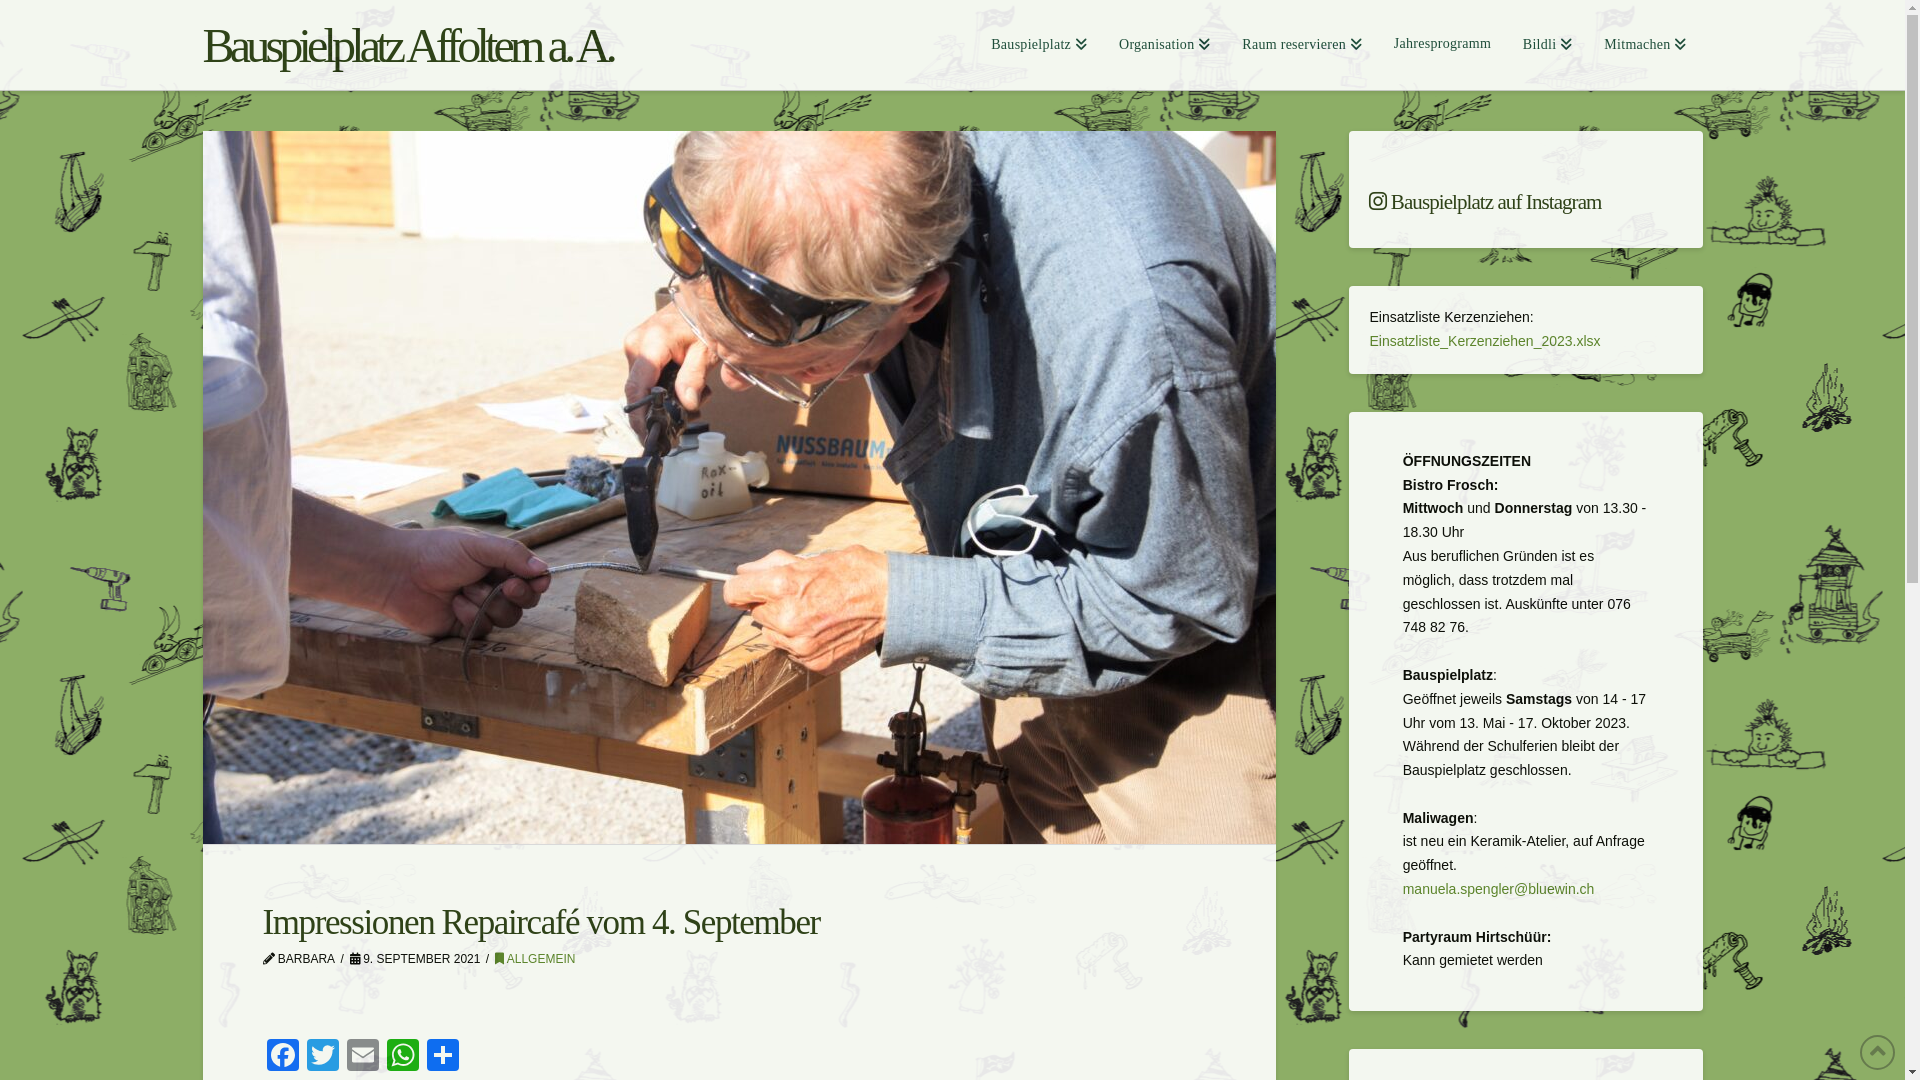 The image size is (1920, 1080). What do you see at coordinates (1301, 45) in the screenshot?
I see `'Raum reservieren'` at bounding box center [1301, 45].